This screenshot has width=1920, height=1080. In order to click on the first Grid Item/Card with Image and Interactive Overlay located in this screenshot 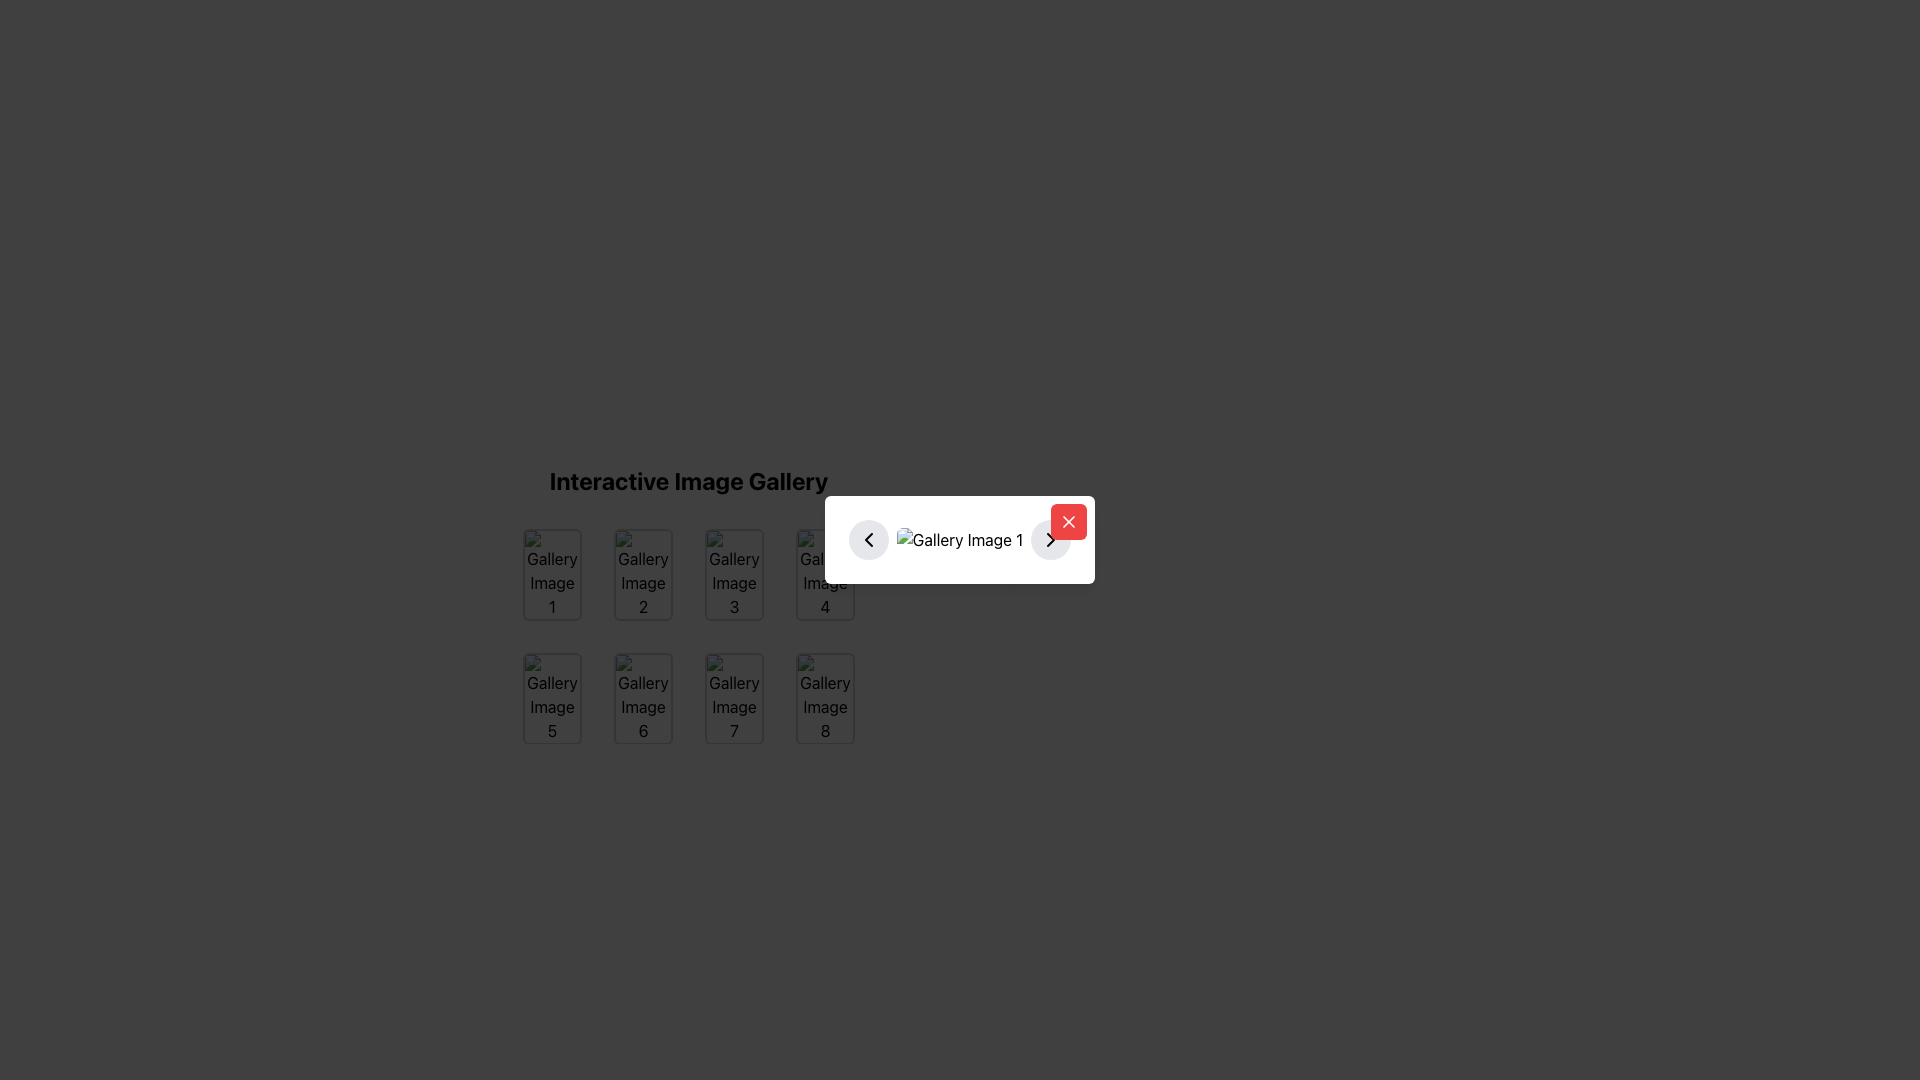, I will do `click(552, 574)`.